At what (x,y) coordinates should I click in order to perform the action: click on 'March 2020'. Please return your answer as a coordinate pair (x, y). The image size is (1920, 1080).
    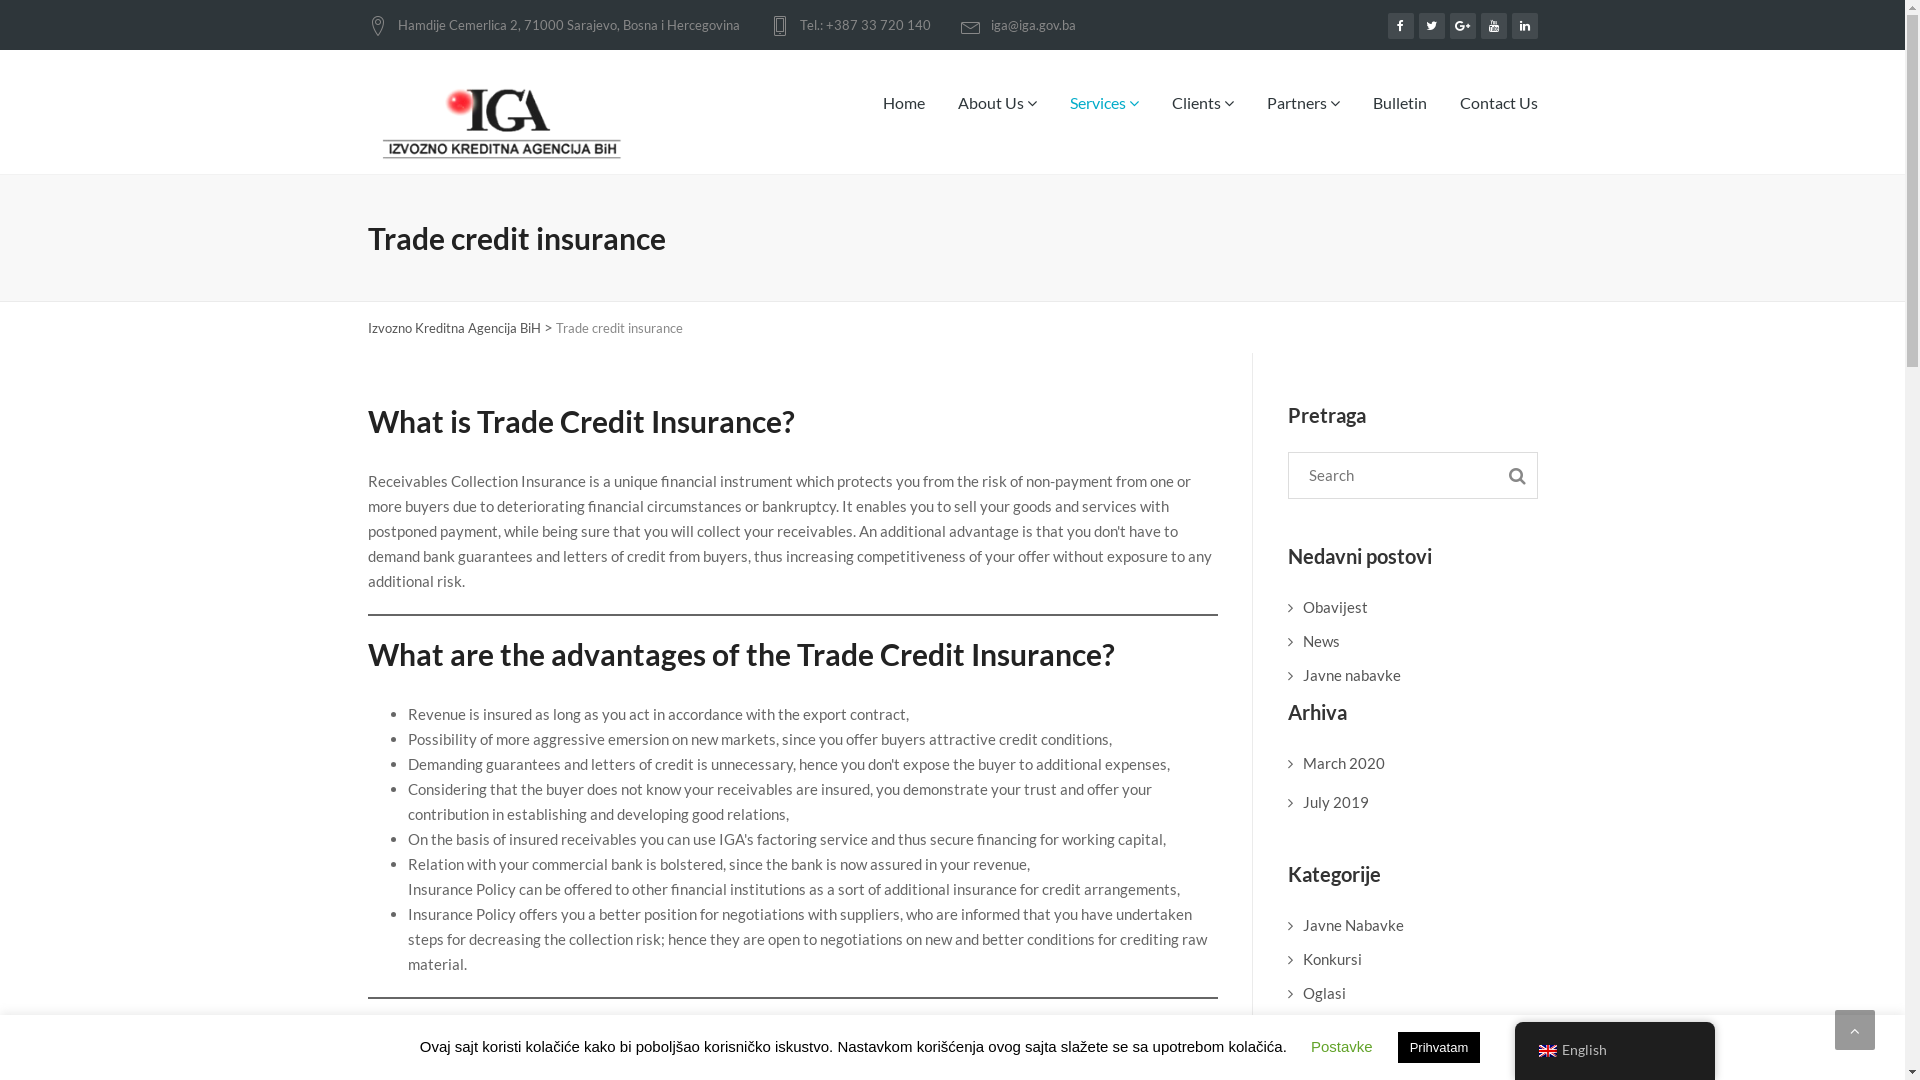
    Looking at the image, I should click on (1343, 763).